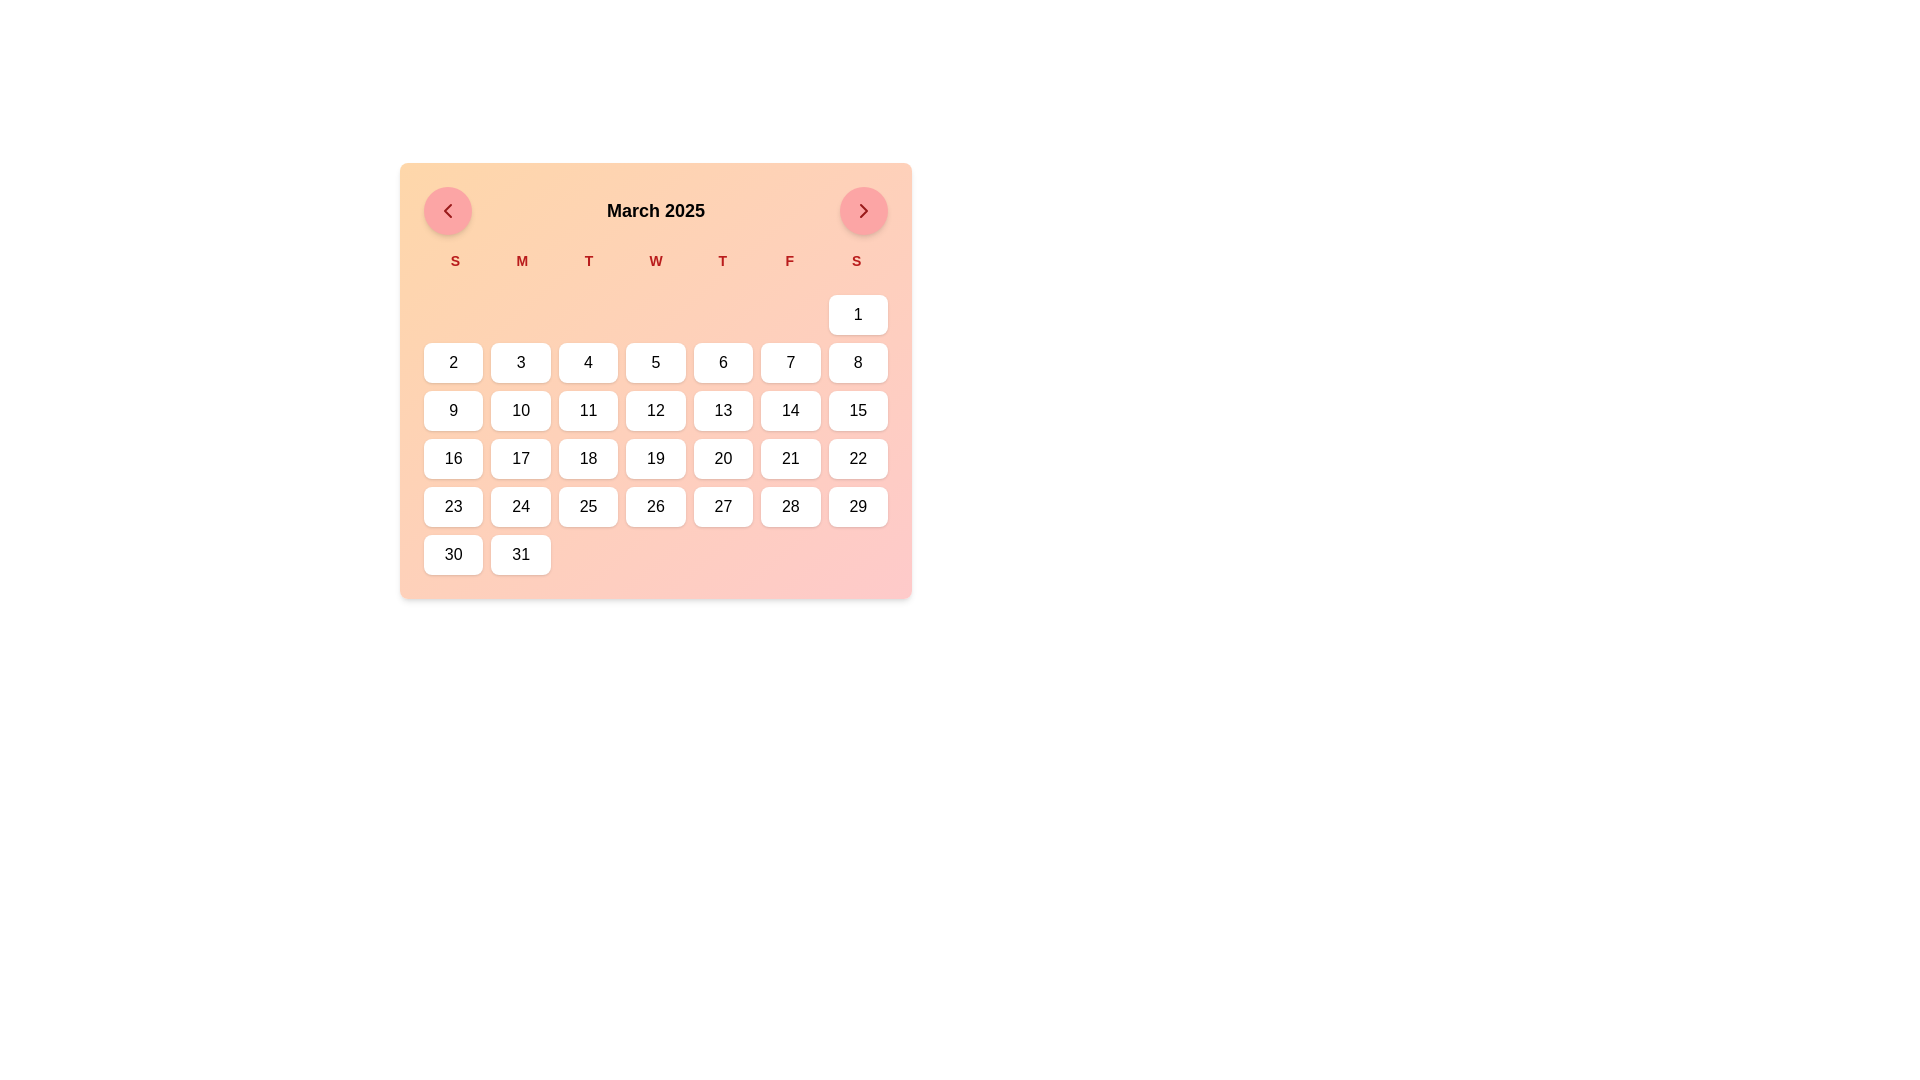  What do you see at coordinates (789, 505) in the screenshot?
I see `the rectangular button with rounded corners that displays the number '28' in bold sans-serif font` at bounding box center [789, 505].